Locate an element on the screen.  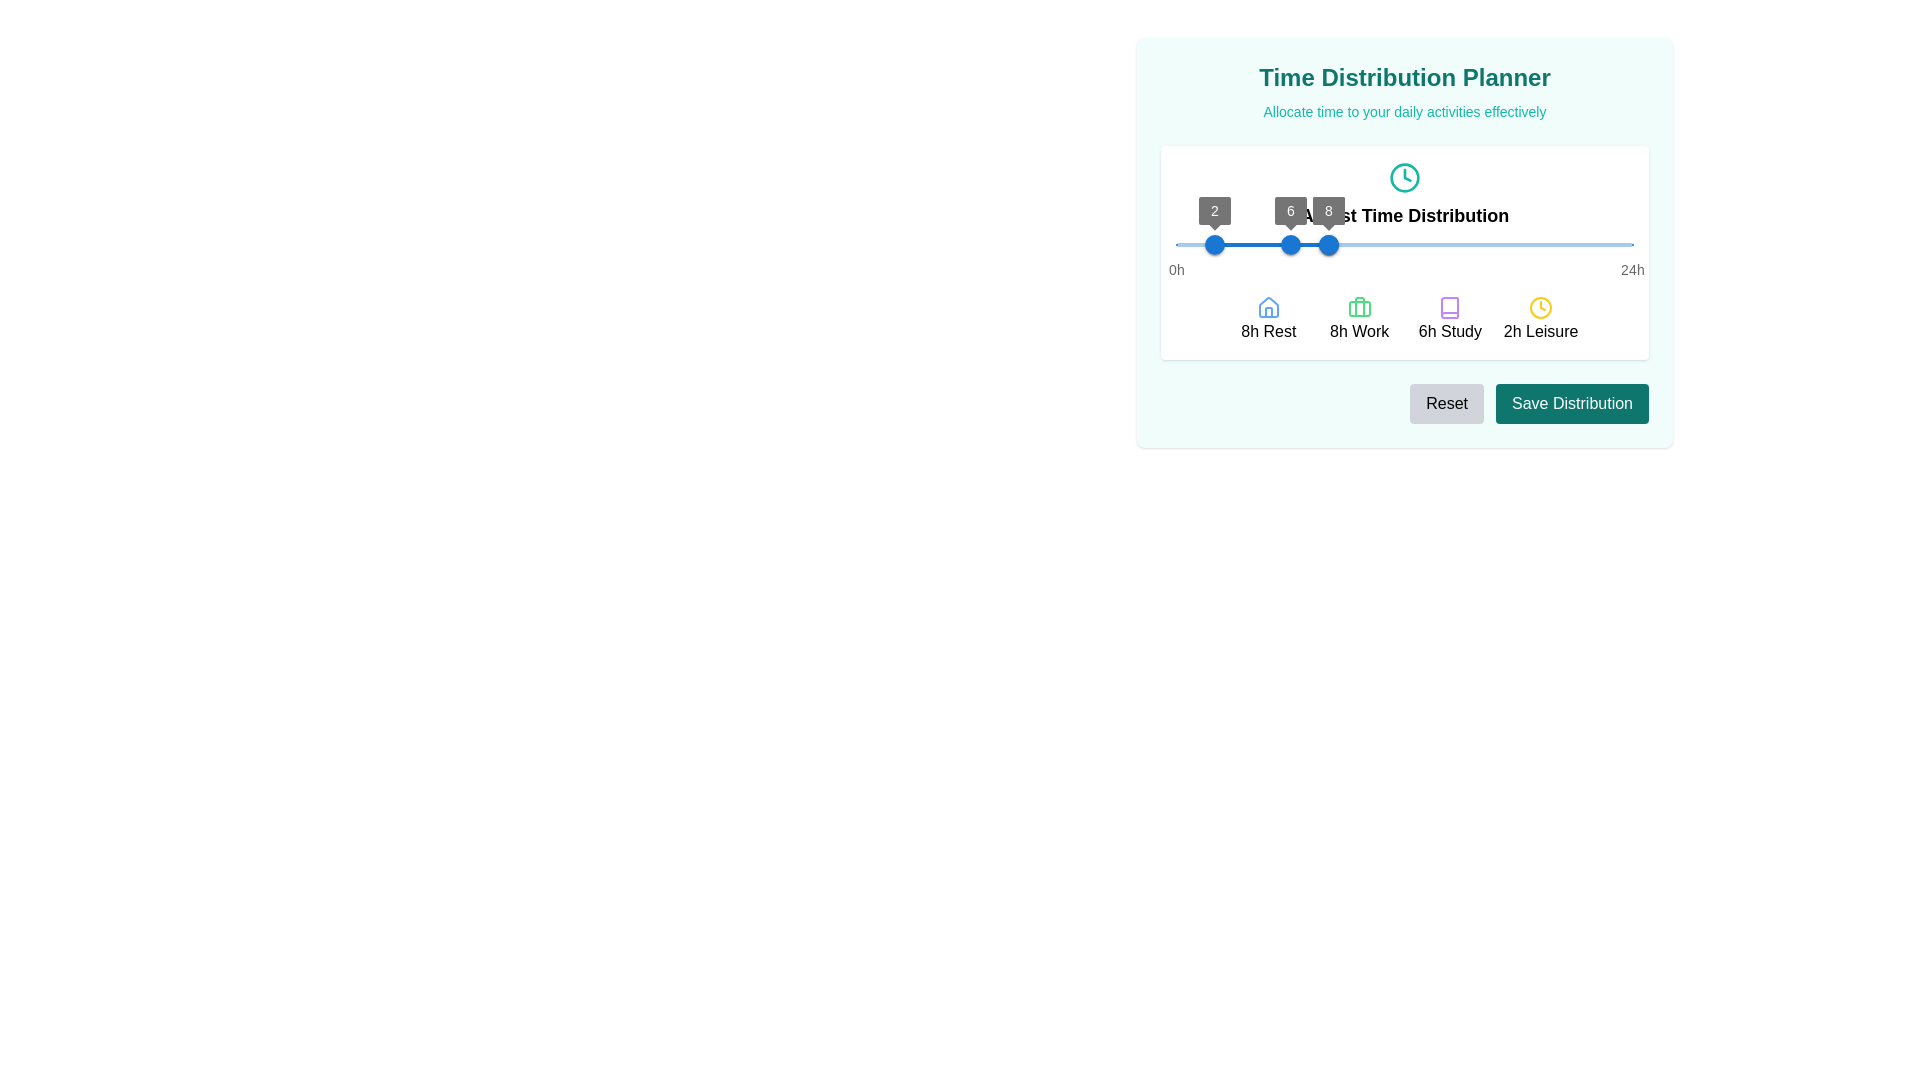
the slider value is located at coordinates (1241, 244).